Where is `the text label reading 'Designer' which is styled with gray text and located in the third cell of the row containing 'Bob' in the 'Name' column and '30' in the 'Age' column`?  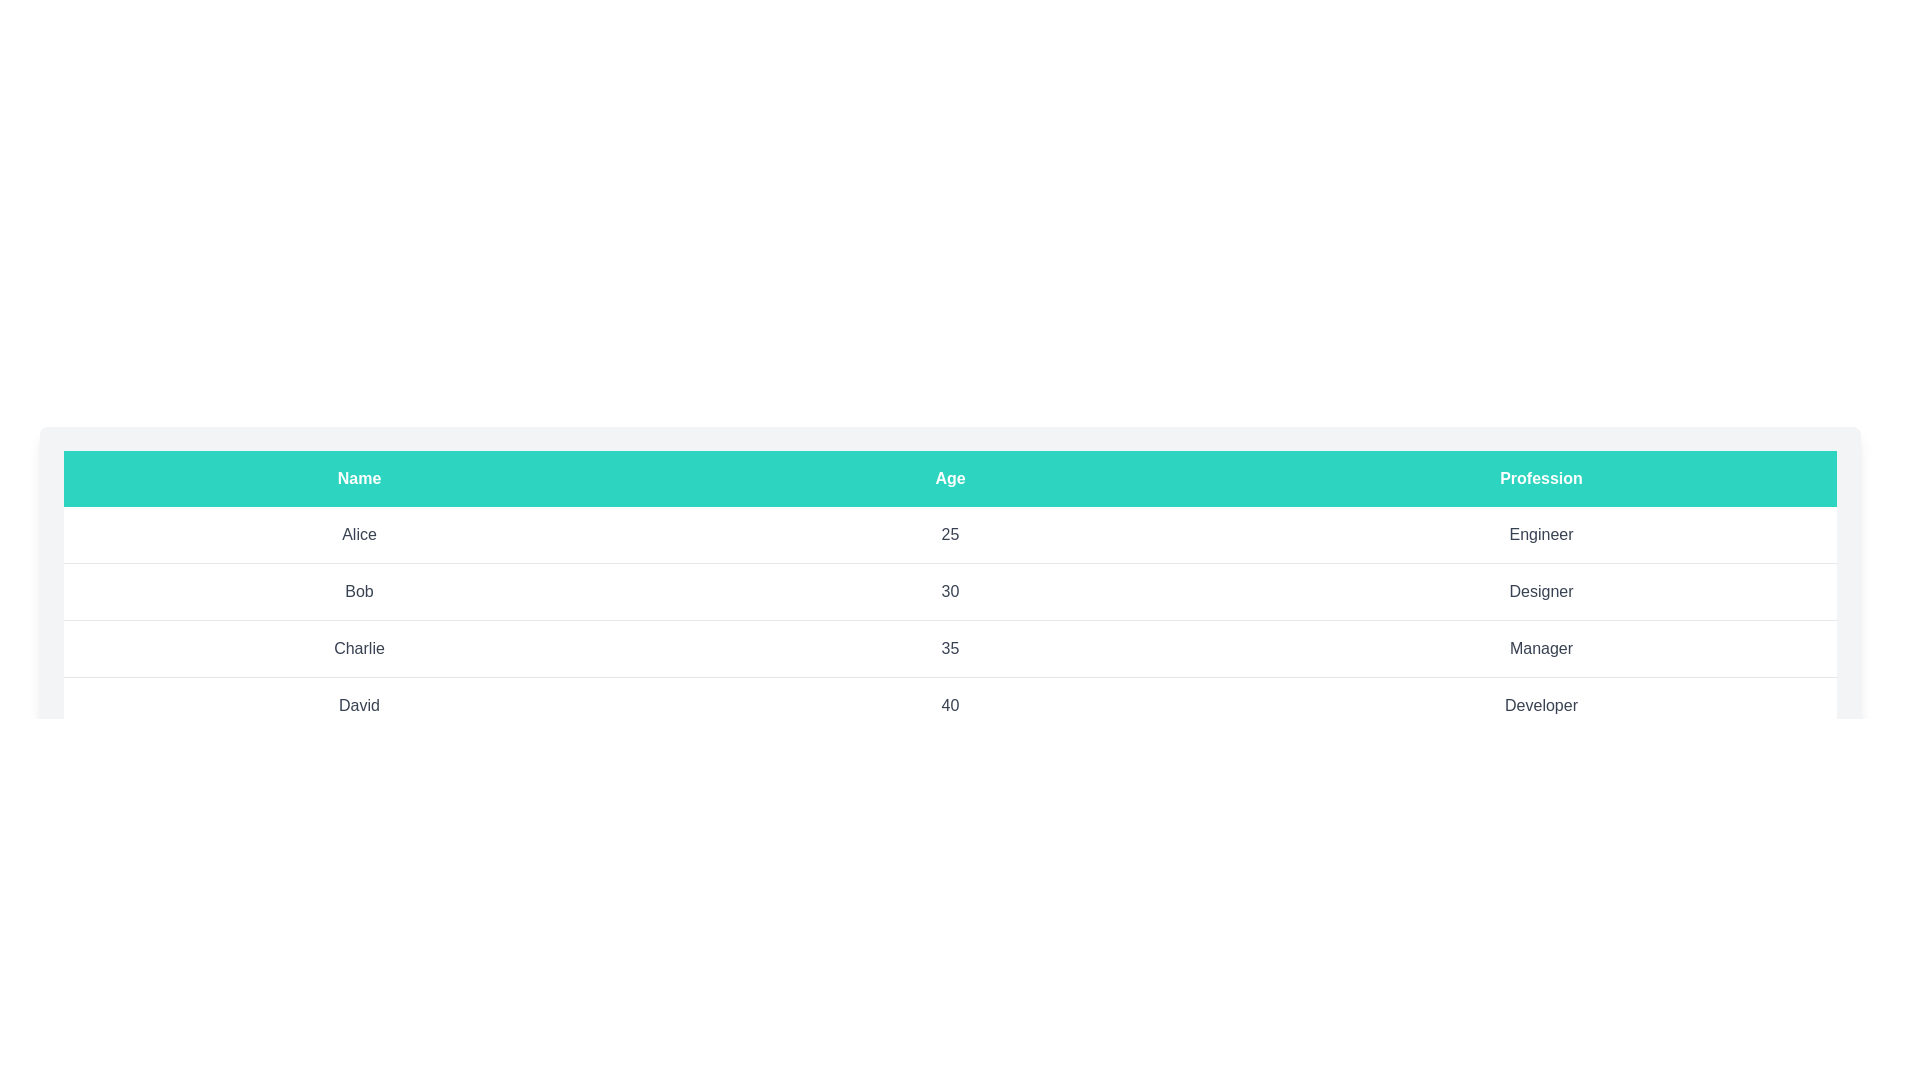
the text label reading 'Designer' which is styled with gray text and located in the third cell of the row containing 'Bob' in the 'Name' column and '30' in the 'Age' column is located at coordinates (1540, 590).